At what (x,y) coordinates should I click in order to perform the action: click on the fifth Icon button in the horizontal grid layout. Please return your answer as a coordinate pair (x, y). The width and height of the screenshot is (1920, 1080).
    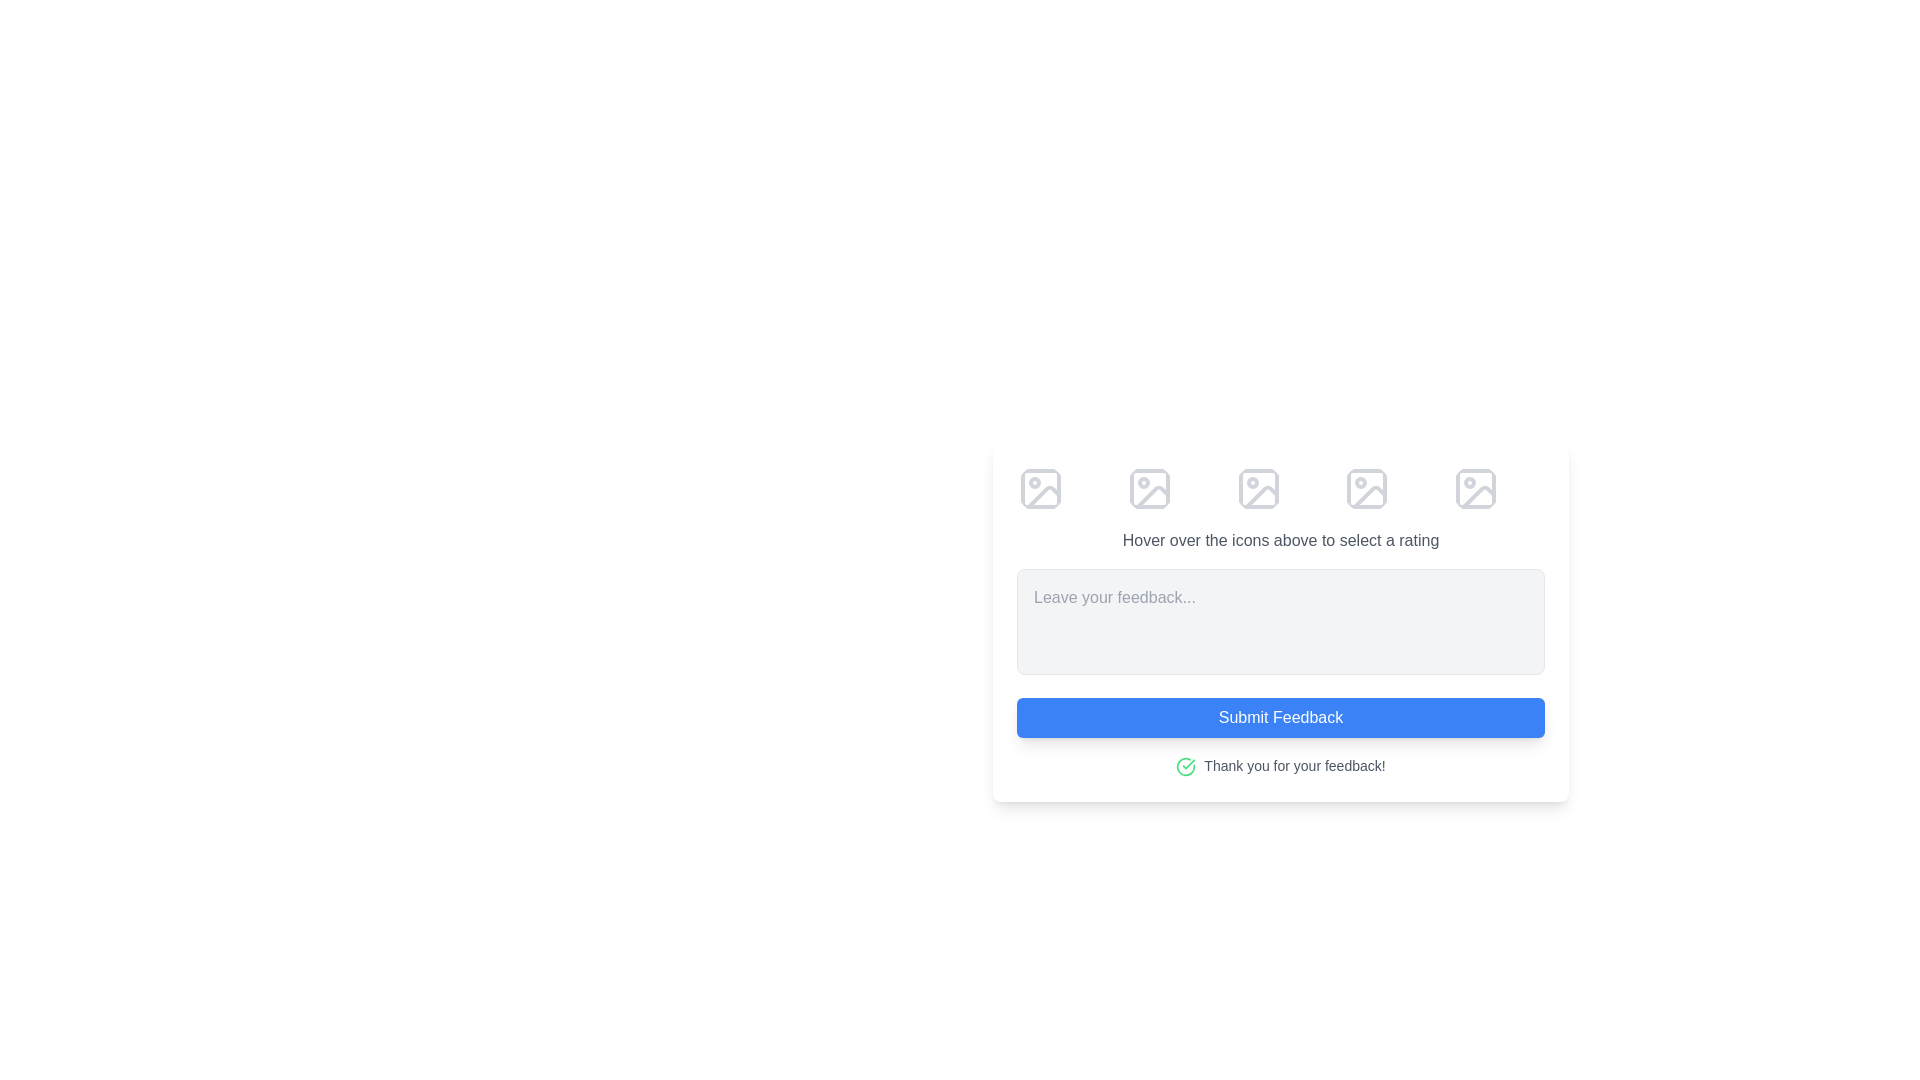
    Looking at the image, I should click on (1476, 489).